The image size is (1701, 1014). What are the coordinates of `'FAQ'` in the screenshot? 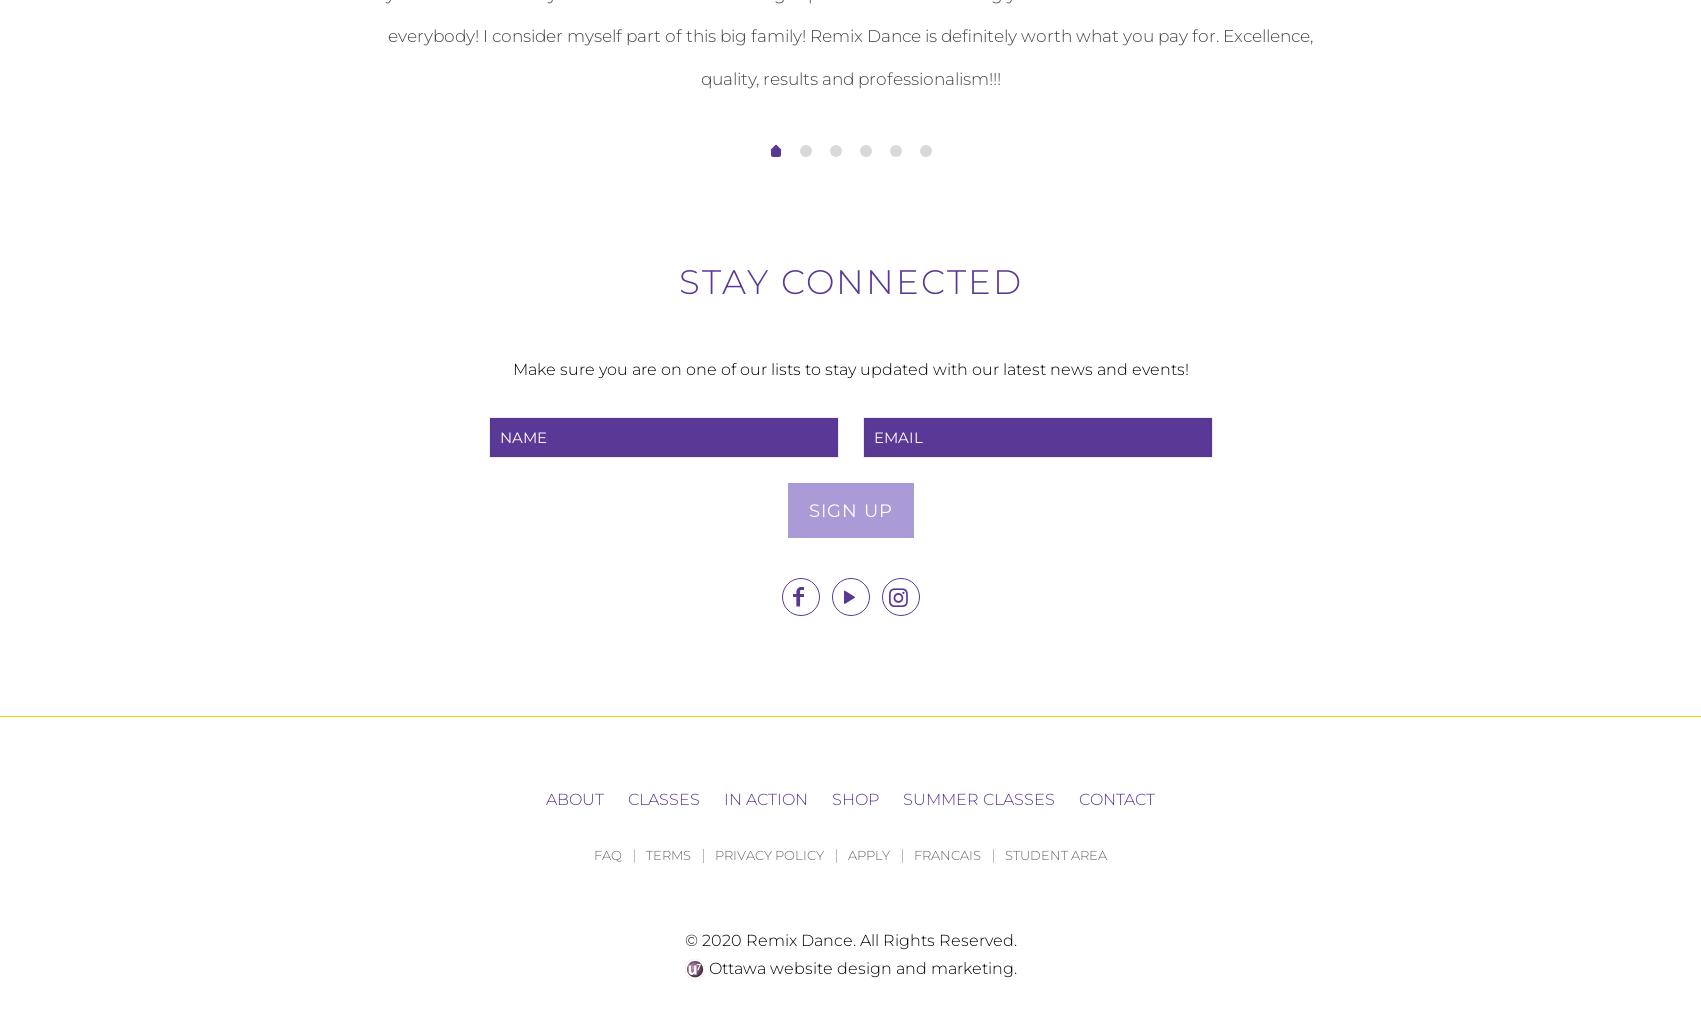 It's located at (607, 854).